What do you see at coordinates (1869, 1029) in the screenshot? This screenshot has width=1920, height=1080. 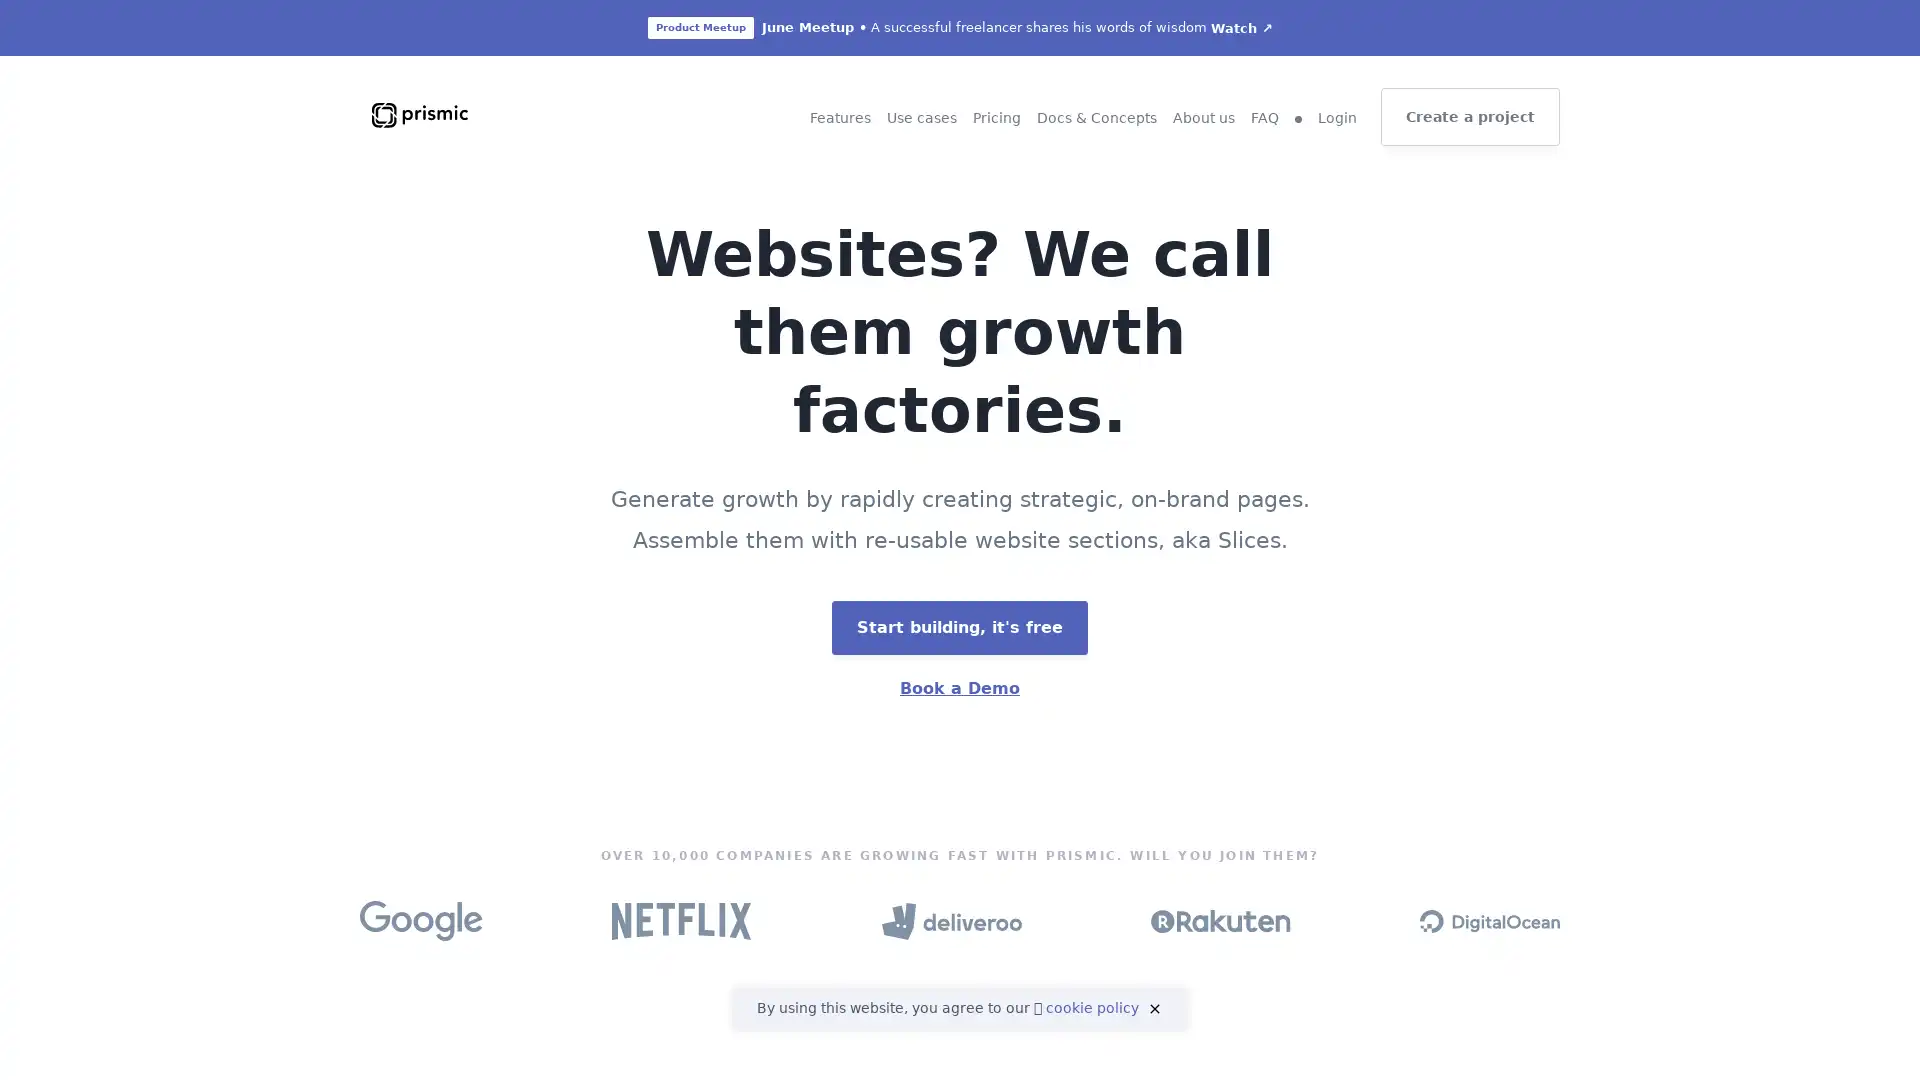 I see `Open Intercom Messenger` at bounding box center [1869, 1029].